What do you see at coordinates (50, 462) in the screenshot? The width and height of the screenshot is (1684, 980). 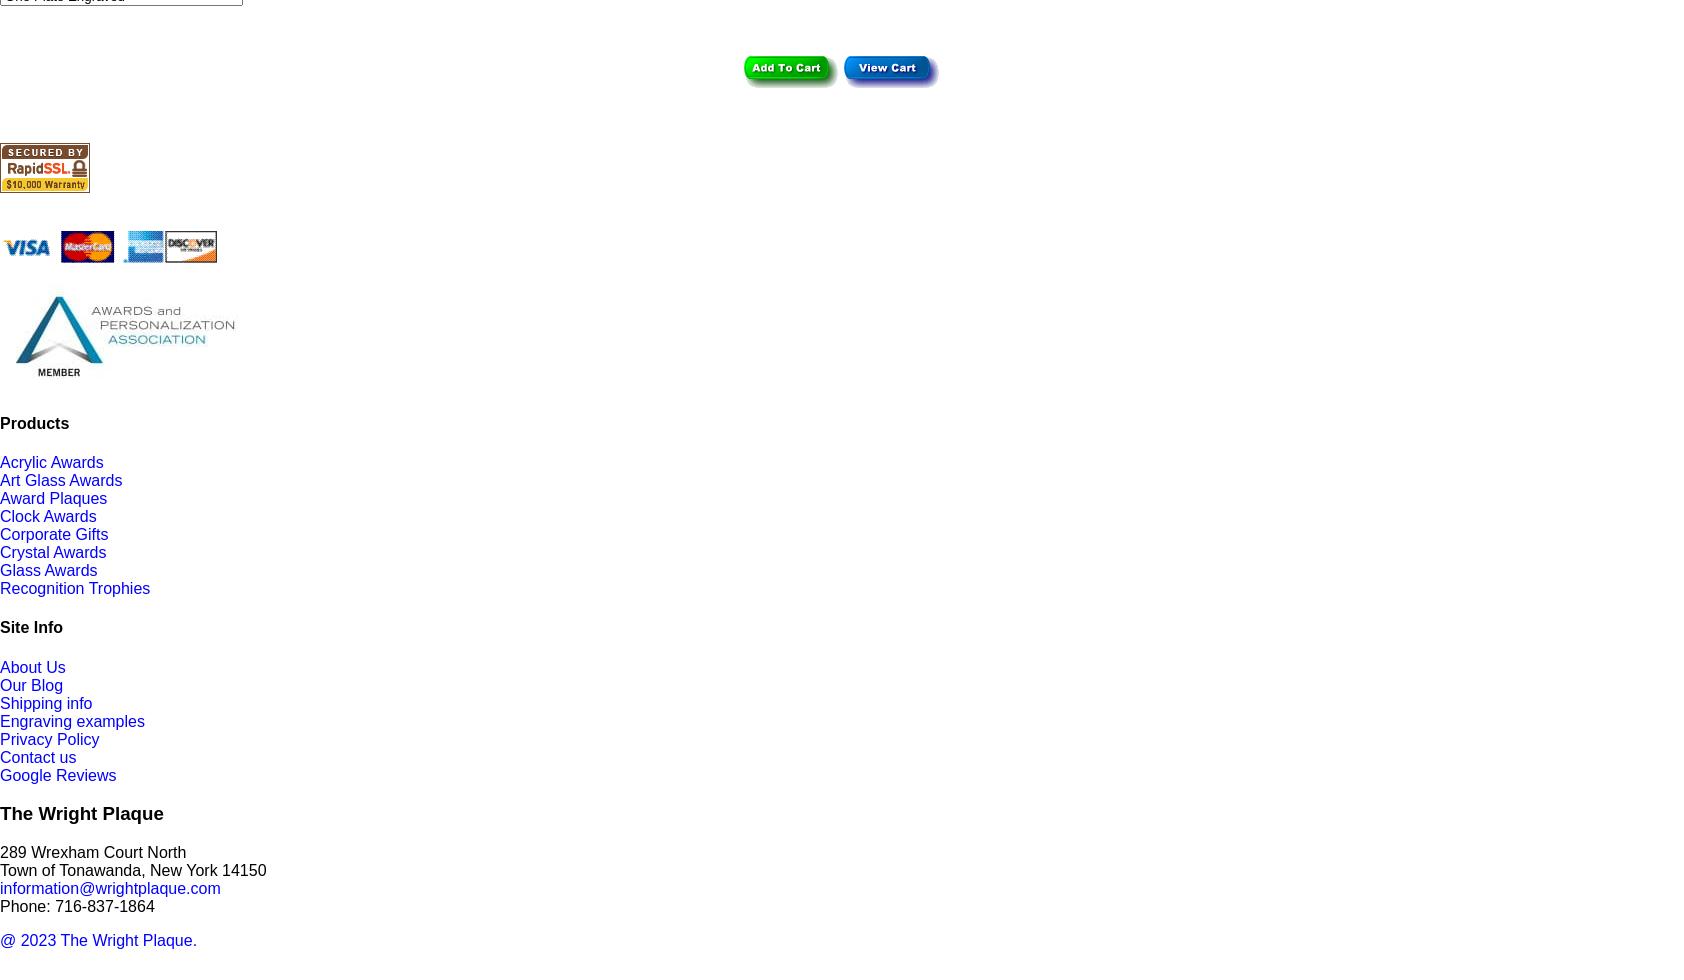 I see `'Acrylic Awards'` at bounding box center [50, 462].